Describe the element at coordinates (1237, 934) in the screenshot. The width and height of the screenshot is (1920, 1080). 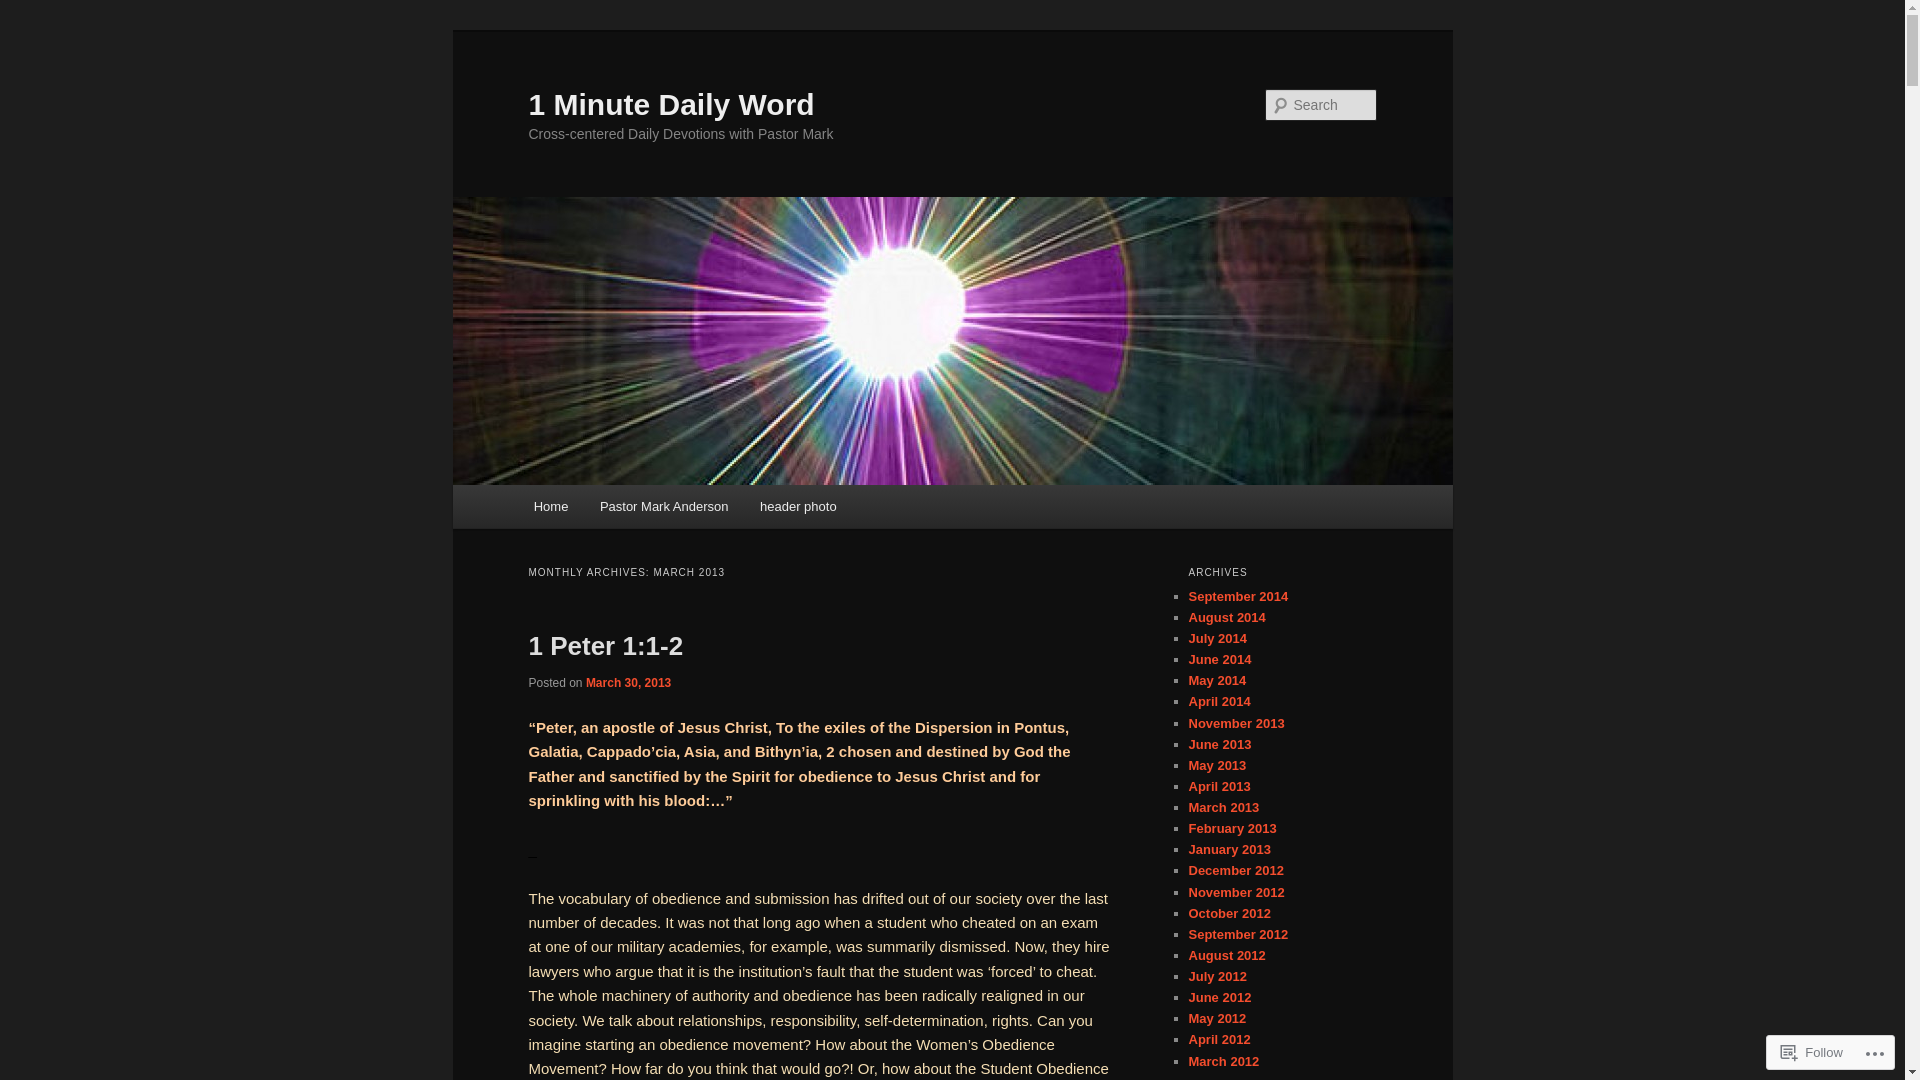
I see `'September 2012'` at that location.